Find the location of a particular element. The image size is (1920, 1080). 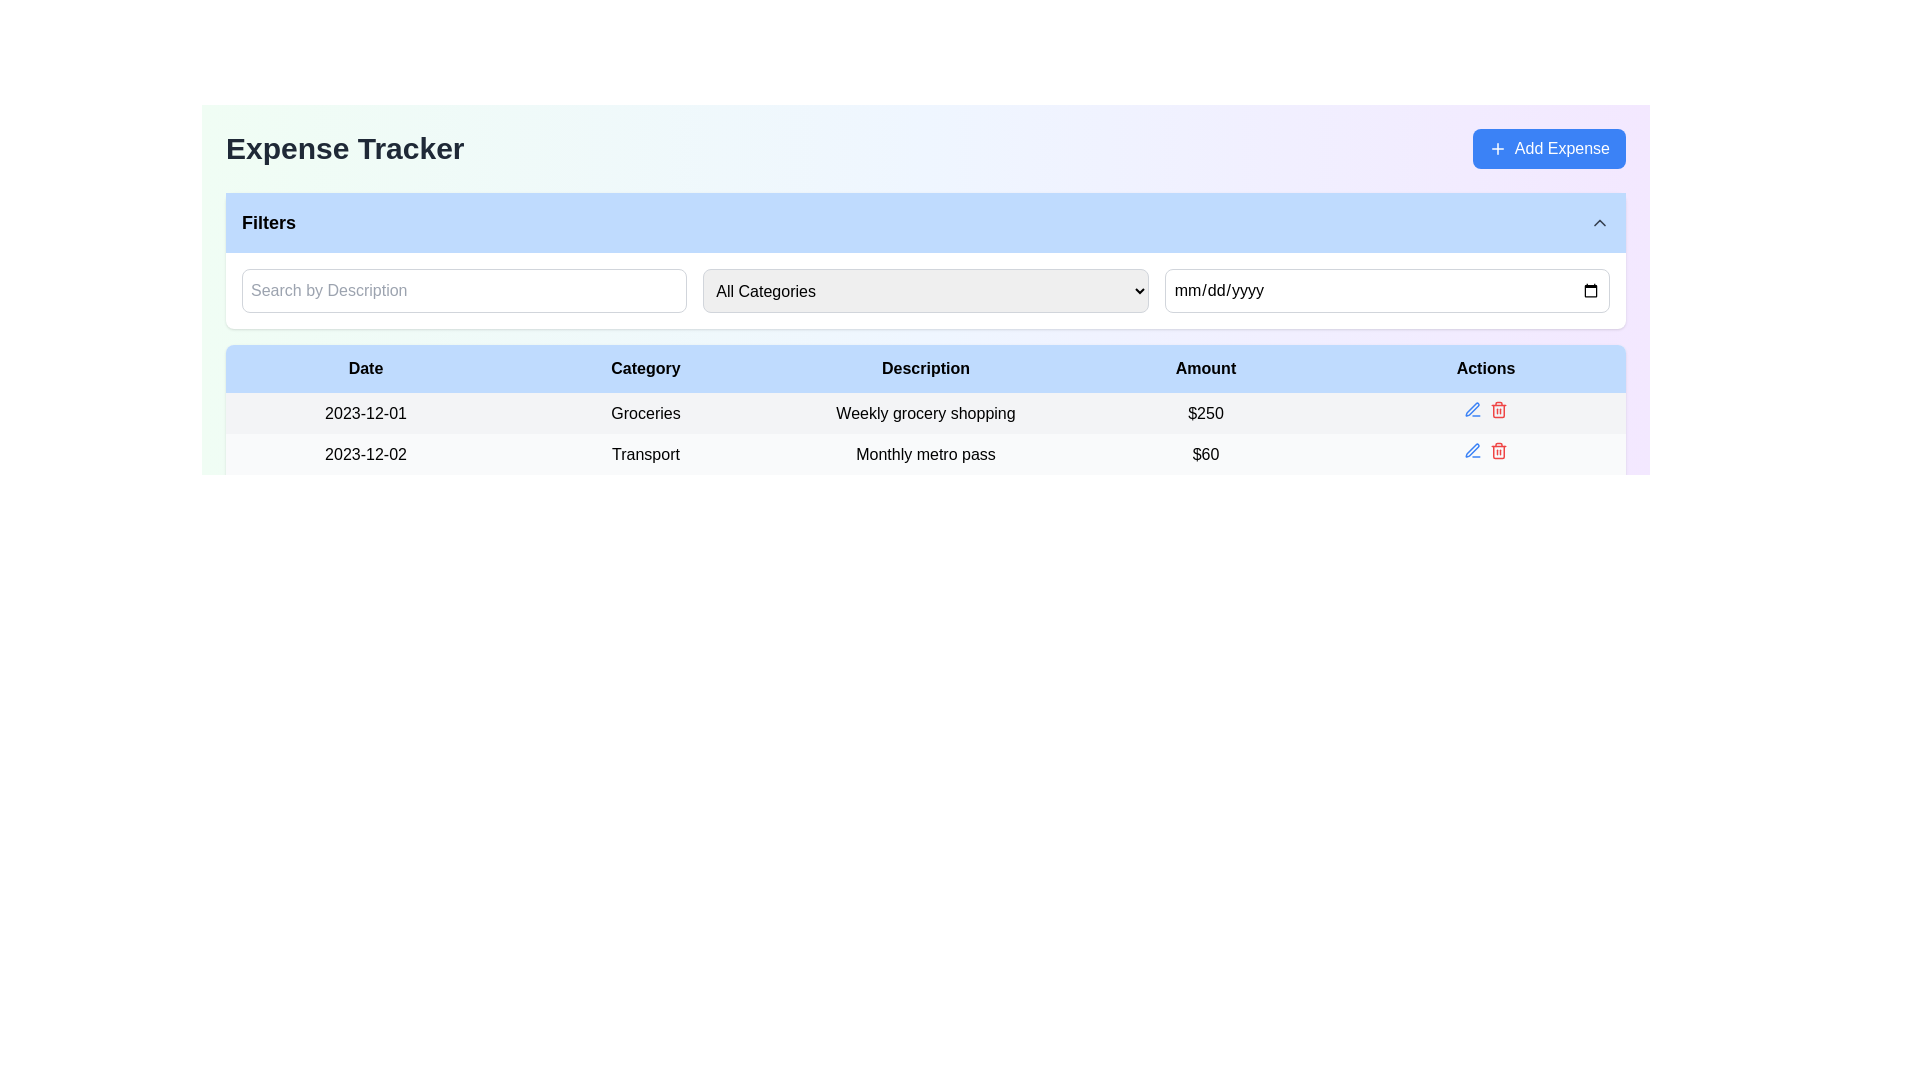

the 'Actions' column header in the table, which is the last header aligned with 'Date,' 'Category,' 'Description,' and 'Amount' is located at coordinates (1486, 369).